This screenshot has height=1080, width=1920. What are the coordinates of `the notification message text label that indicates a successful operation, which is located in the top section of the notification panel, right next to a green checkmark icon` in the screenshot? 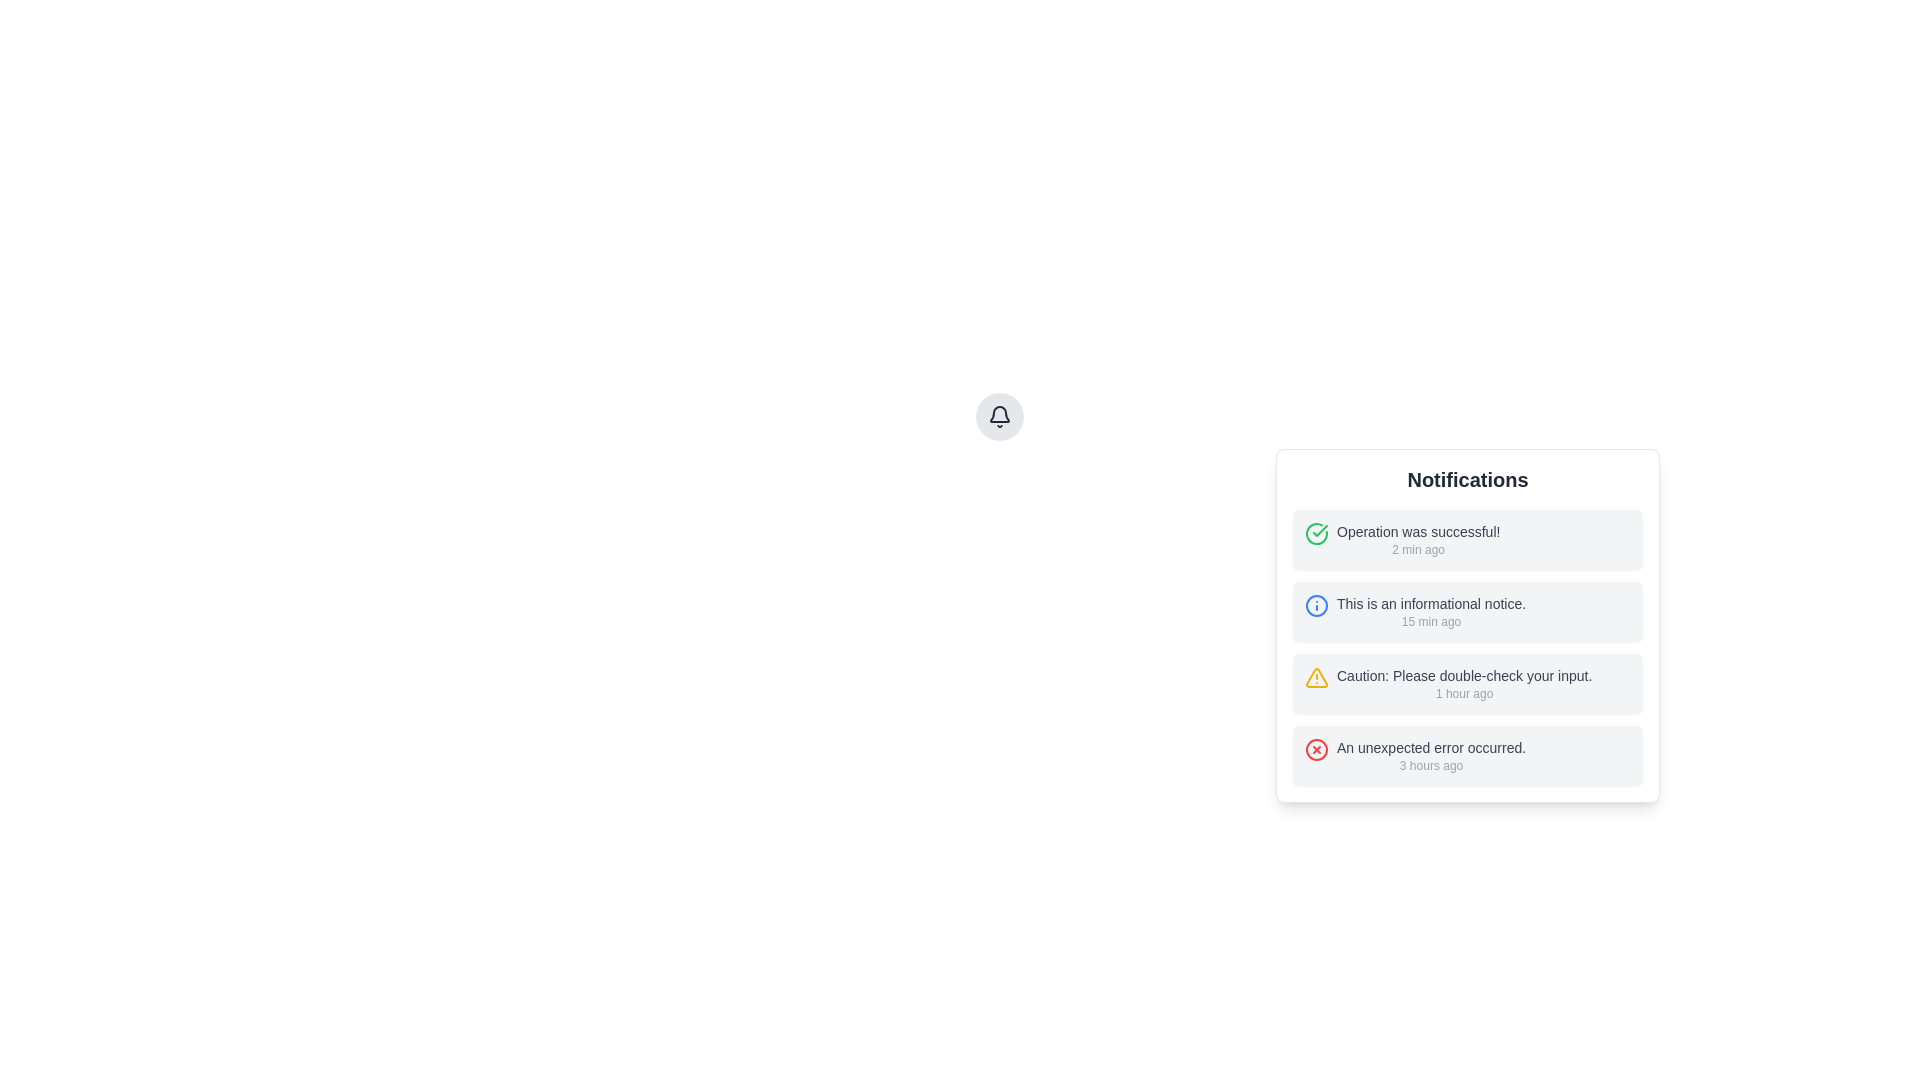 It's located at (1417, 540).